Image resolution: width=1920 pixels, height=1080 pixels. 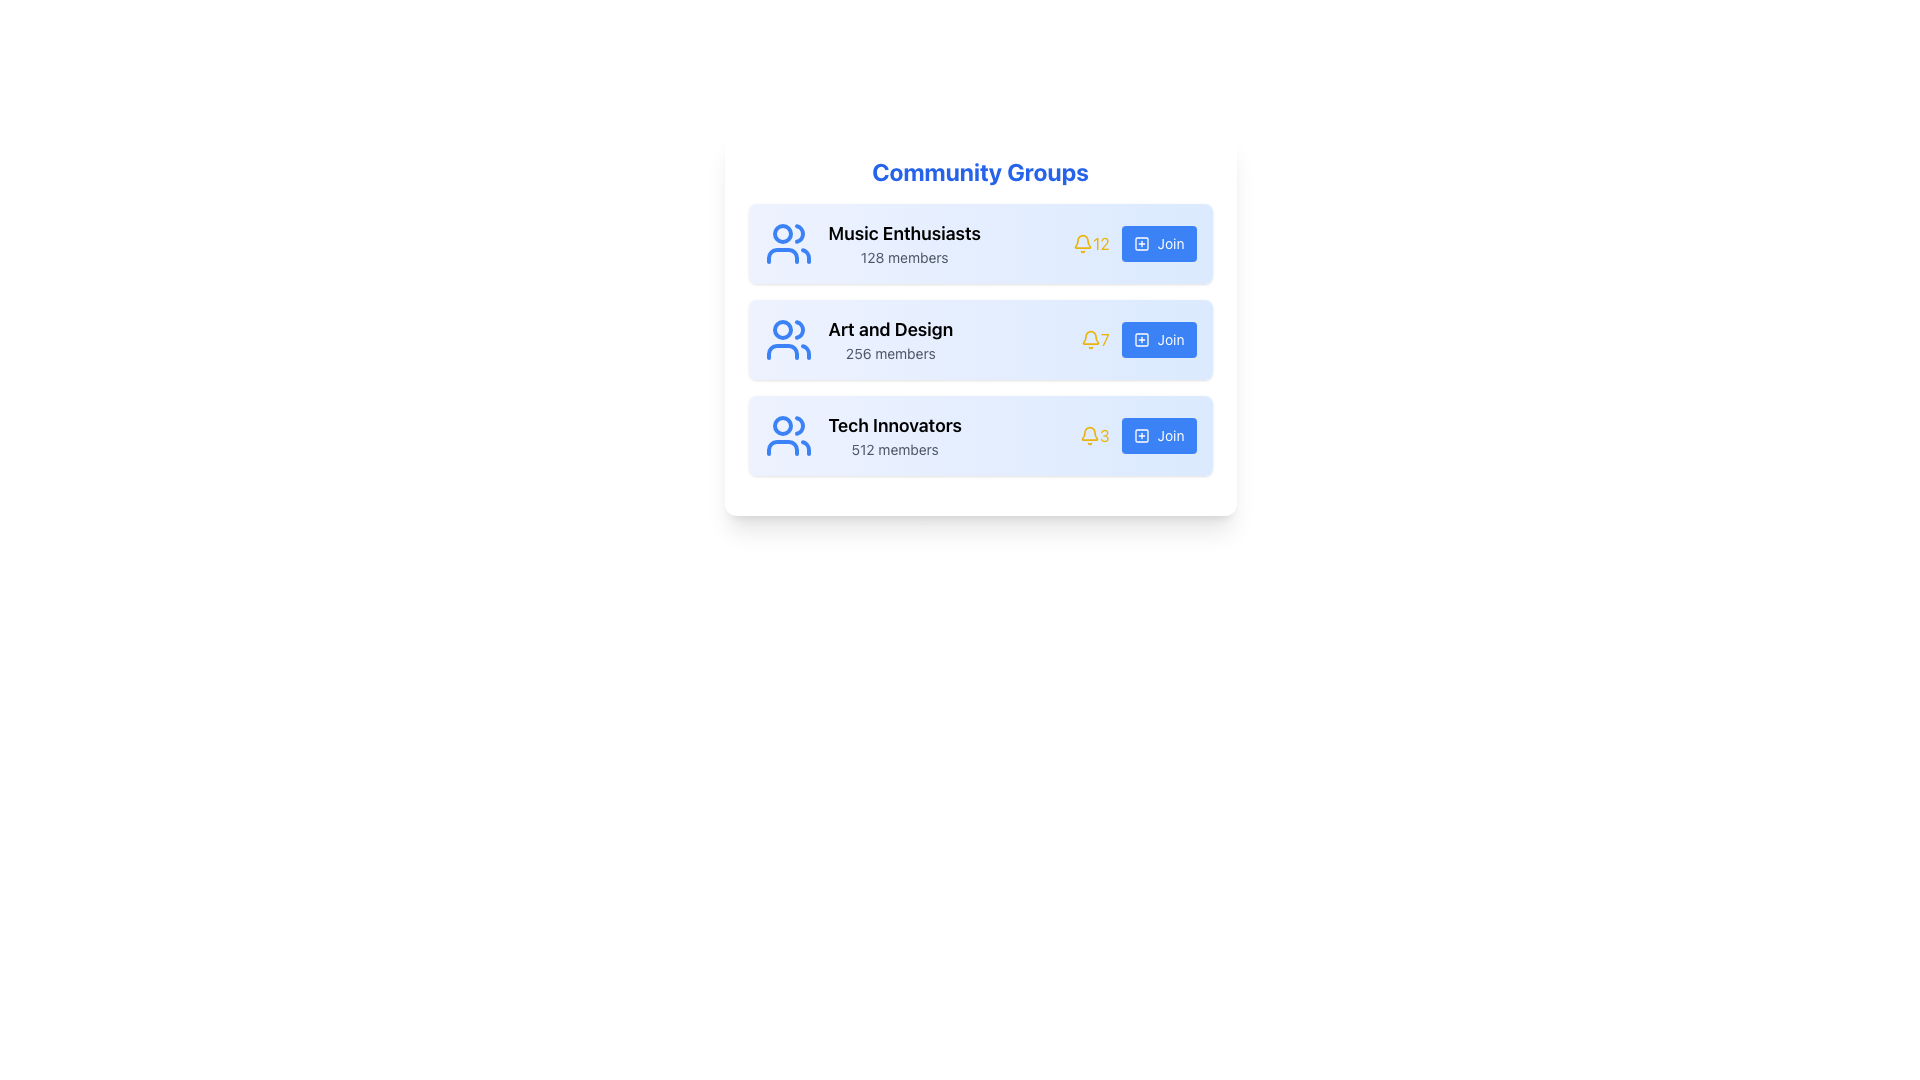 I want to click on the title text for the 'Tech Innovators' group, which is the primary heading in the third group entry of community groups, so click(x=894, y=424).